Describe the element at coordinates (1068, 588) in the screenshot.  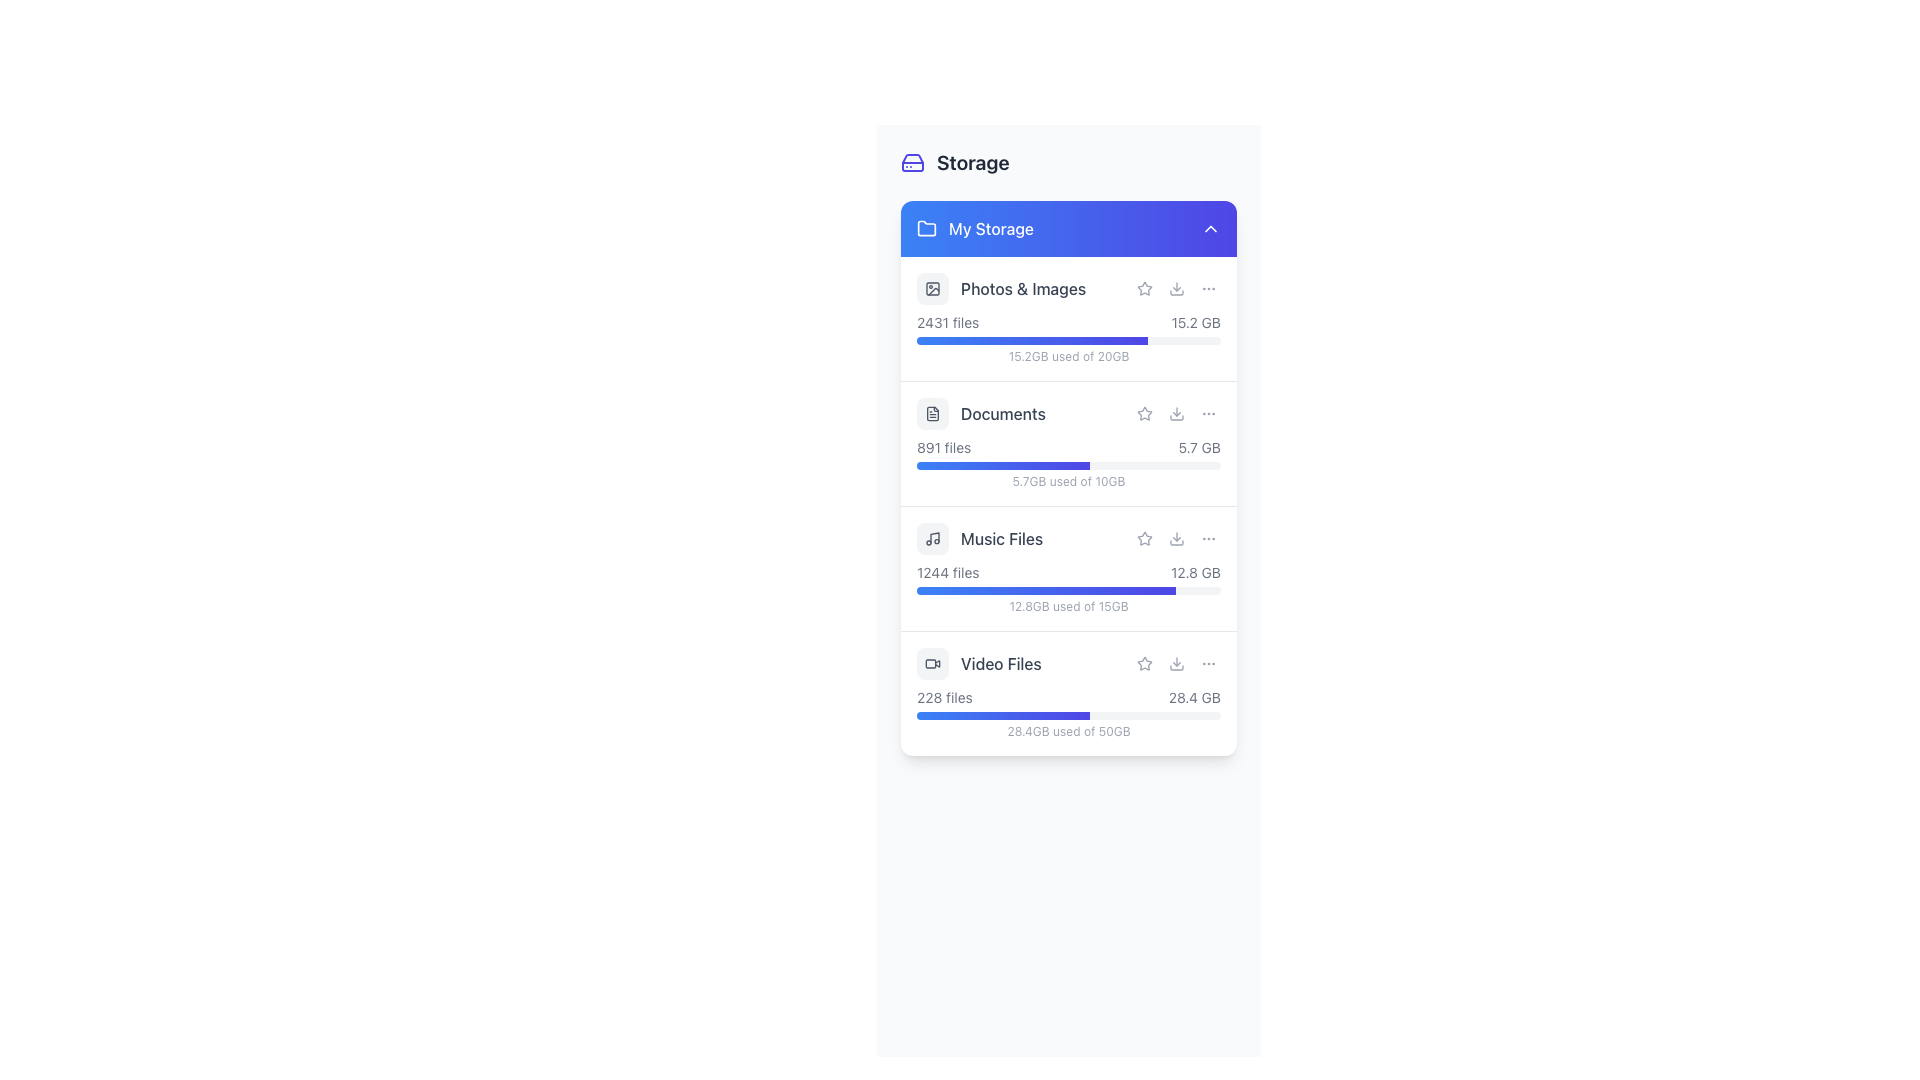
I see `the progress bar of the Information Widget in the 'Music Files' section` at that location.